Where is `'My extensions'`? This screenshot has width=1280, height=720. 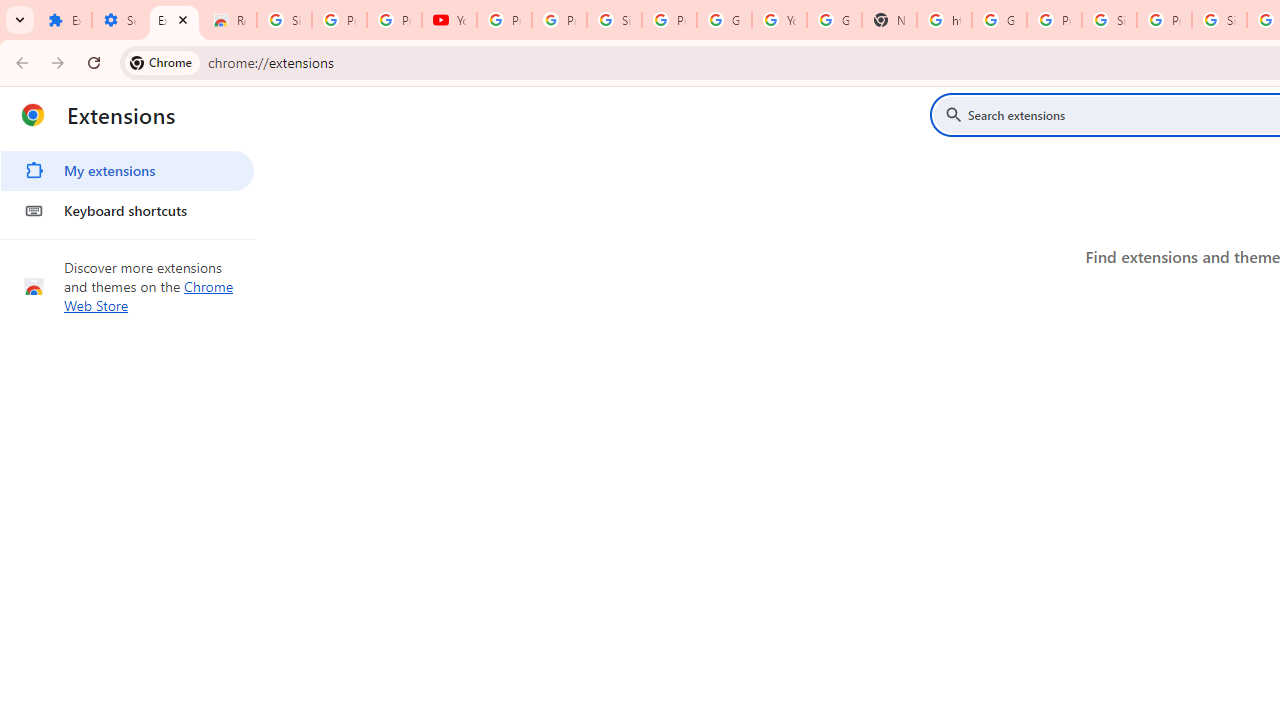
'My extensions' is located at coordinates (126, 170).